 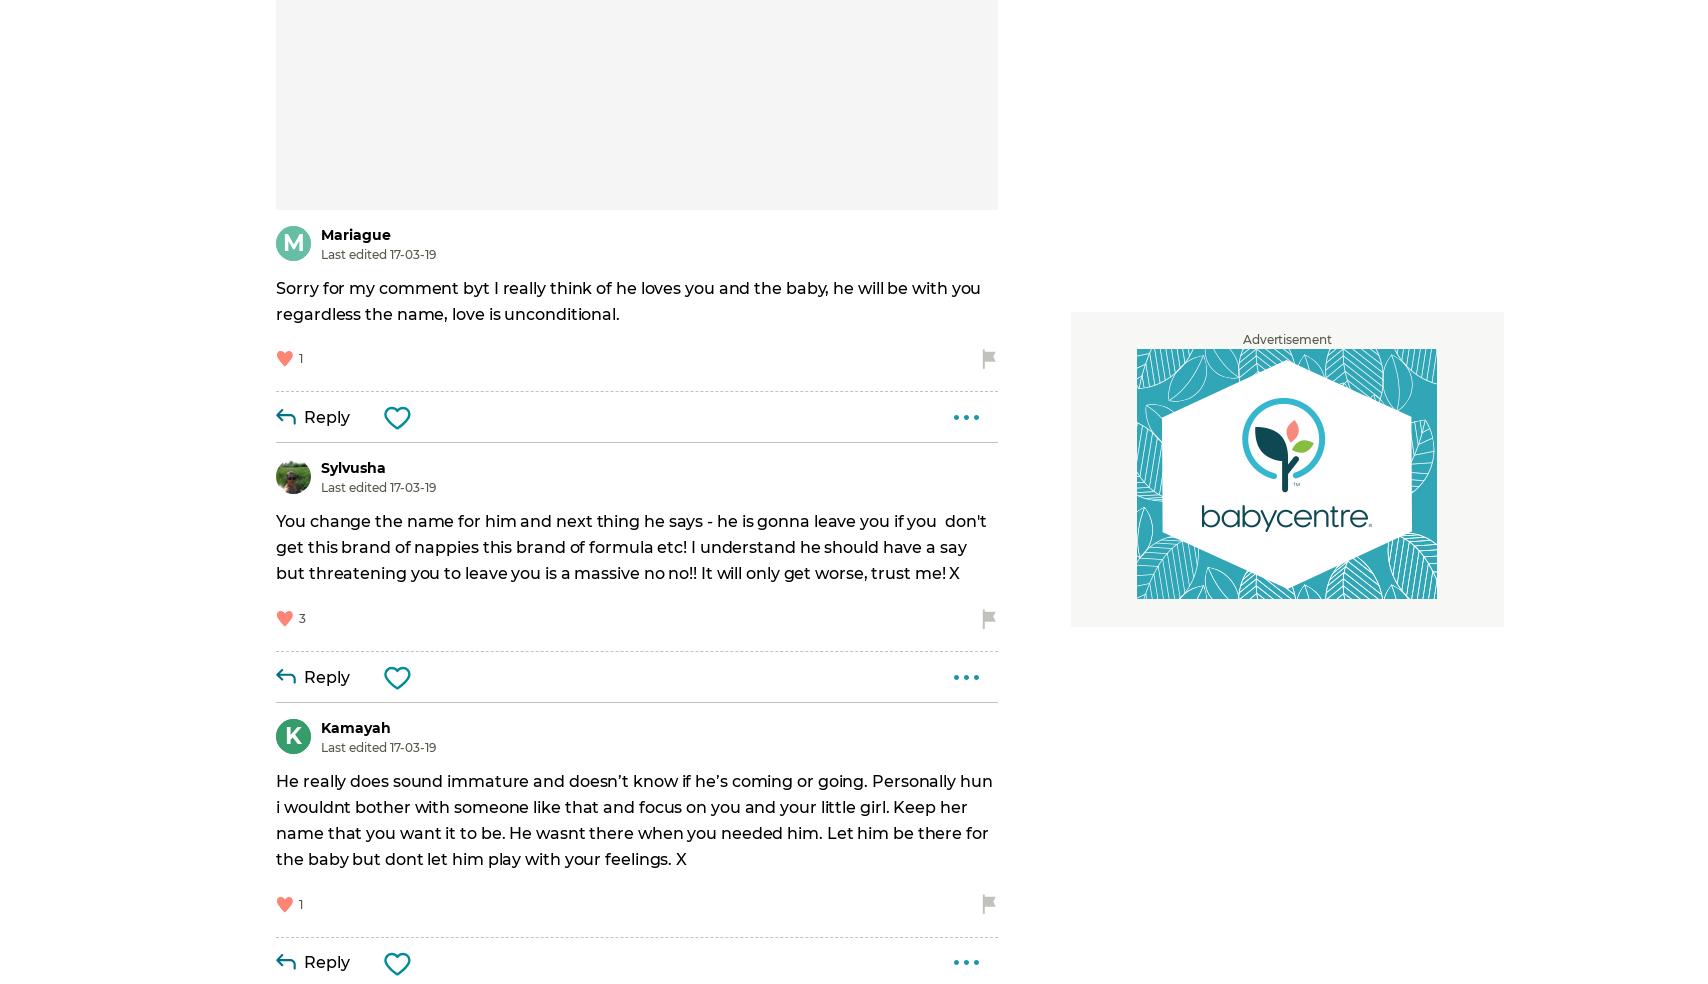 What do you see at coordinates (276, 546) in the screenshot?
I see `'You change the name for him and next thing he says - he is gonna leave you if you  don't get this brand of nappies this brand of formula etc! I understand he should have a say but threatening you to leave you is a massive no no!! It will only get worse, trust me! X'` at bounding box center [276, 546].